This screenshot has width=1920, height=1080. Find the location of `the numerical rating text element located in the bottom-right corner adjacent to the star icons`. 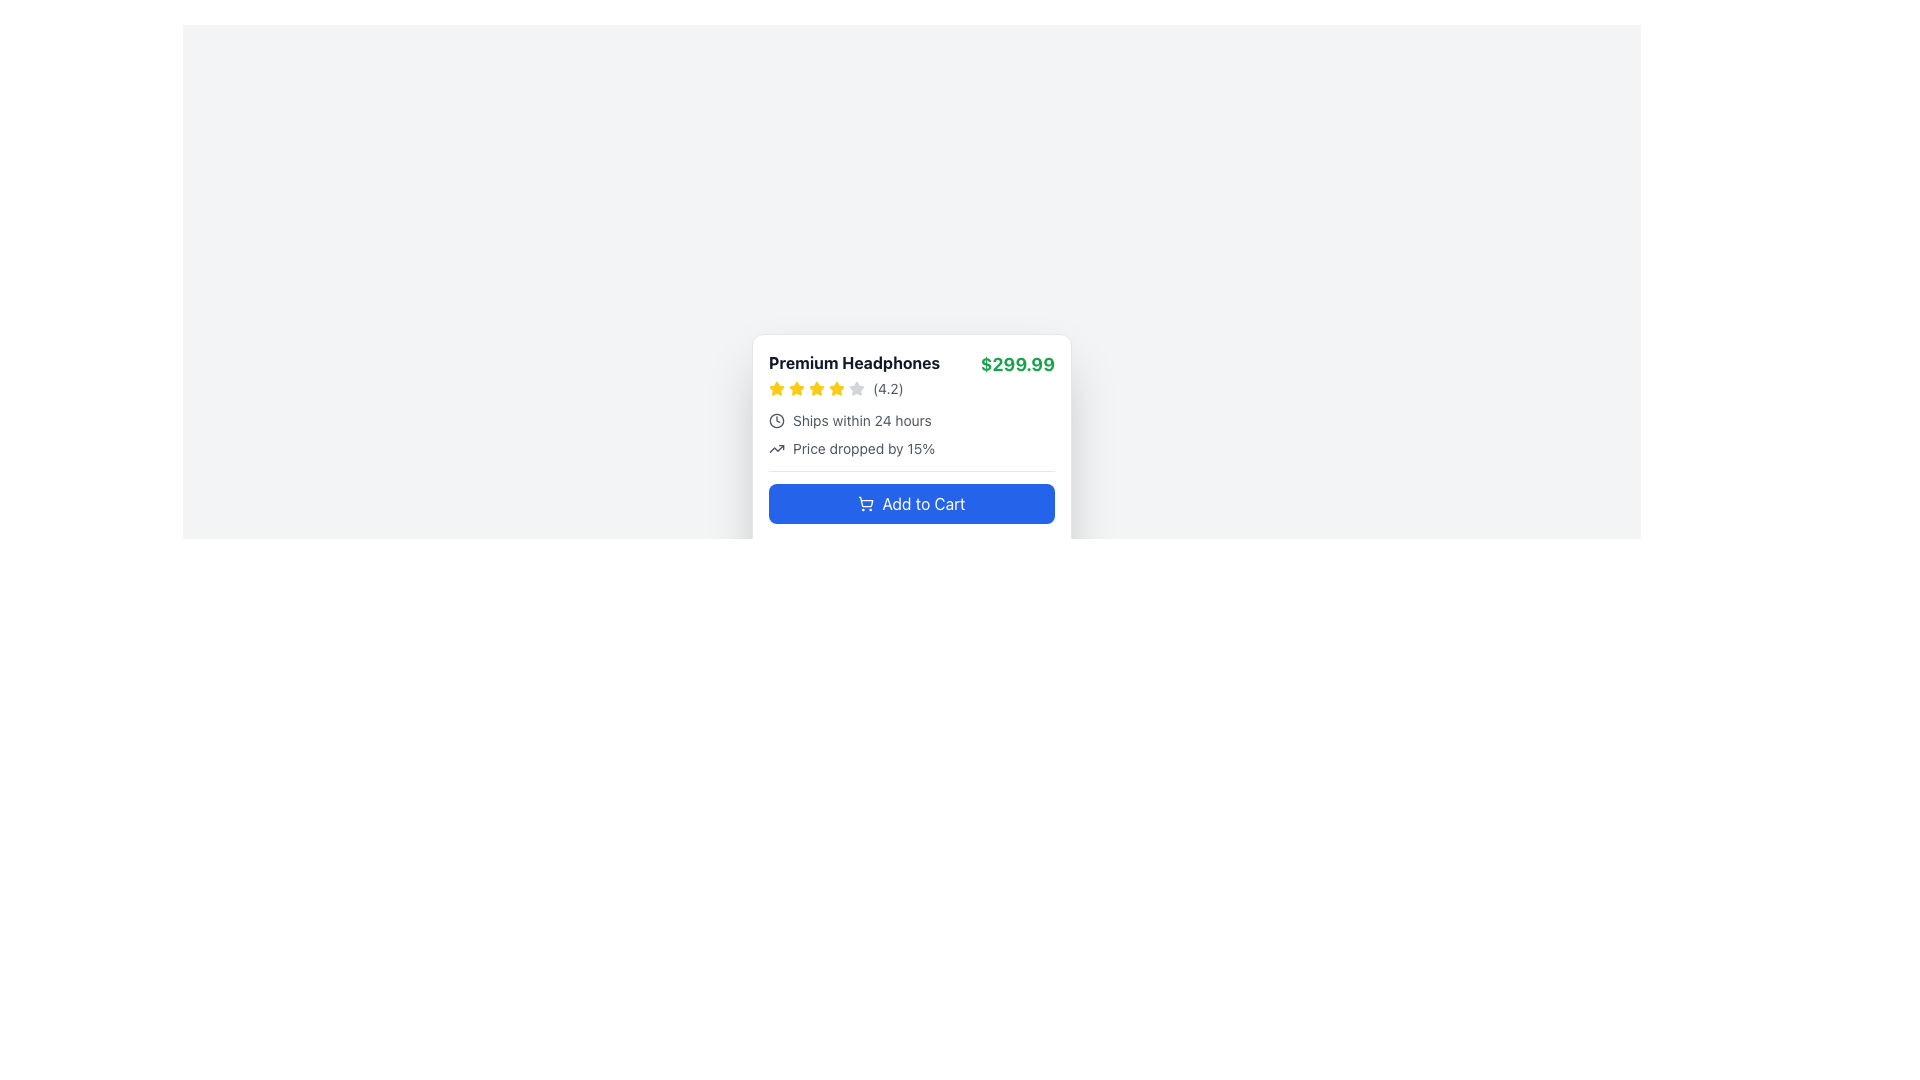

the numerical rating text element located in the bottom-right corner adjacent to the star icons is located at coordinates (887, 389).